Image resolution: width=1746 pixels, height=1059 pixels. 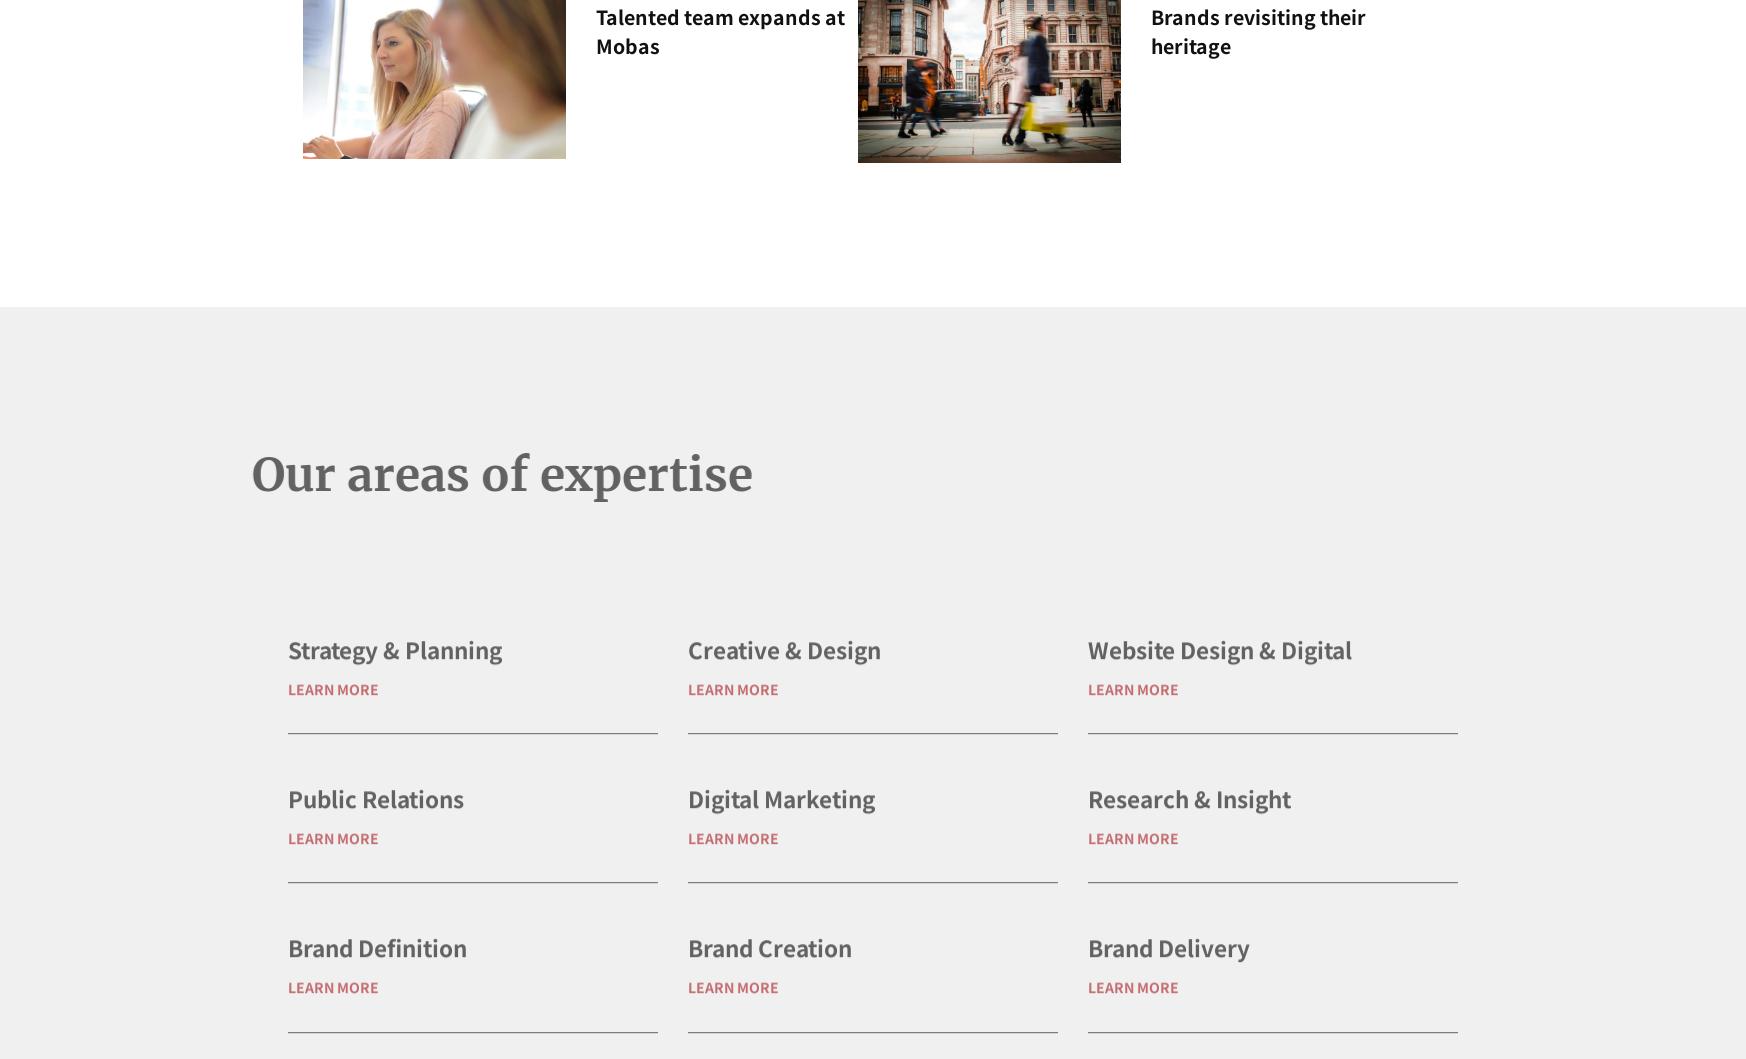 I want to click on 'Brand Creation', so click(x=767, y=1010).